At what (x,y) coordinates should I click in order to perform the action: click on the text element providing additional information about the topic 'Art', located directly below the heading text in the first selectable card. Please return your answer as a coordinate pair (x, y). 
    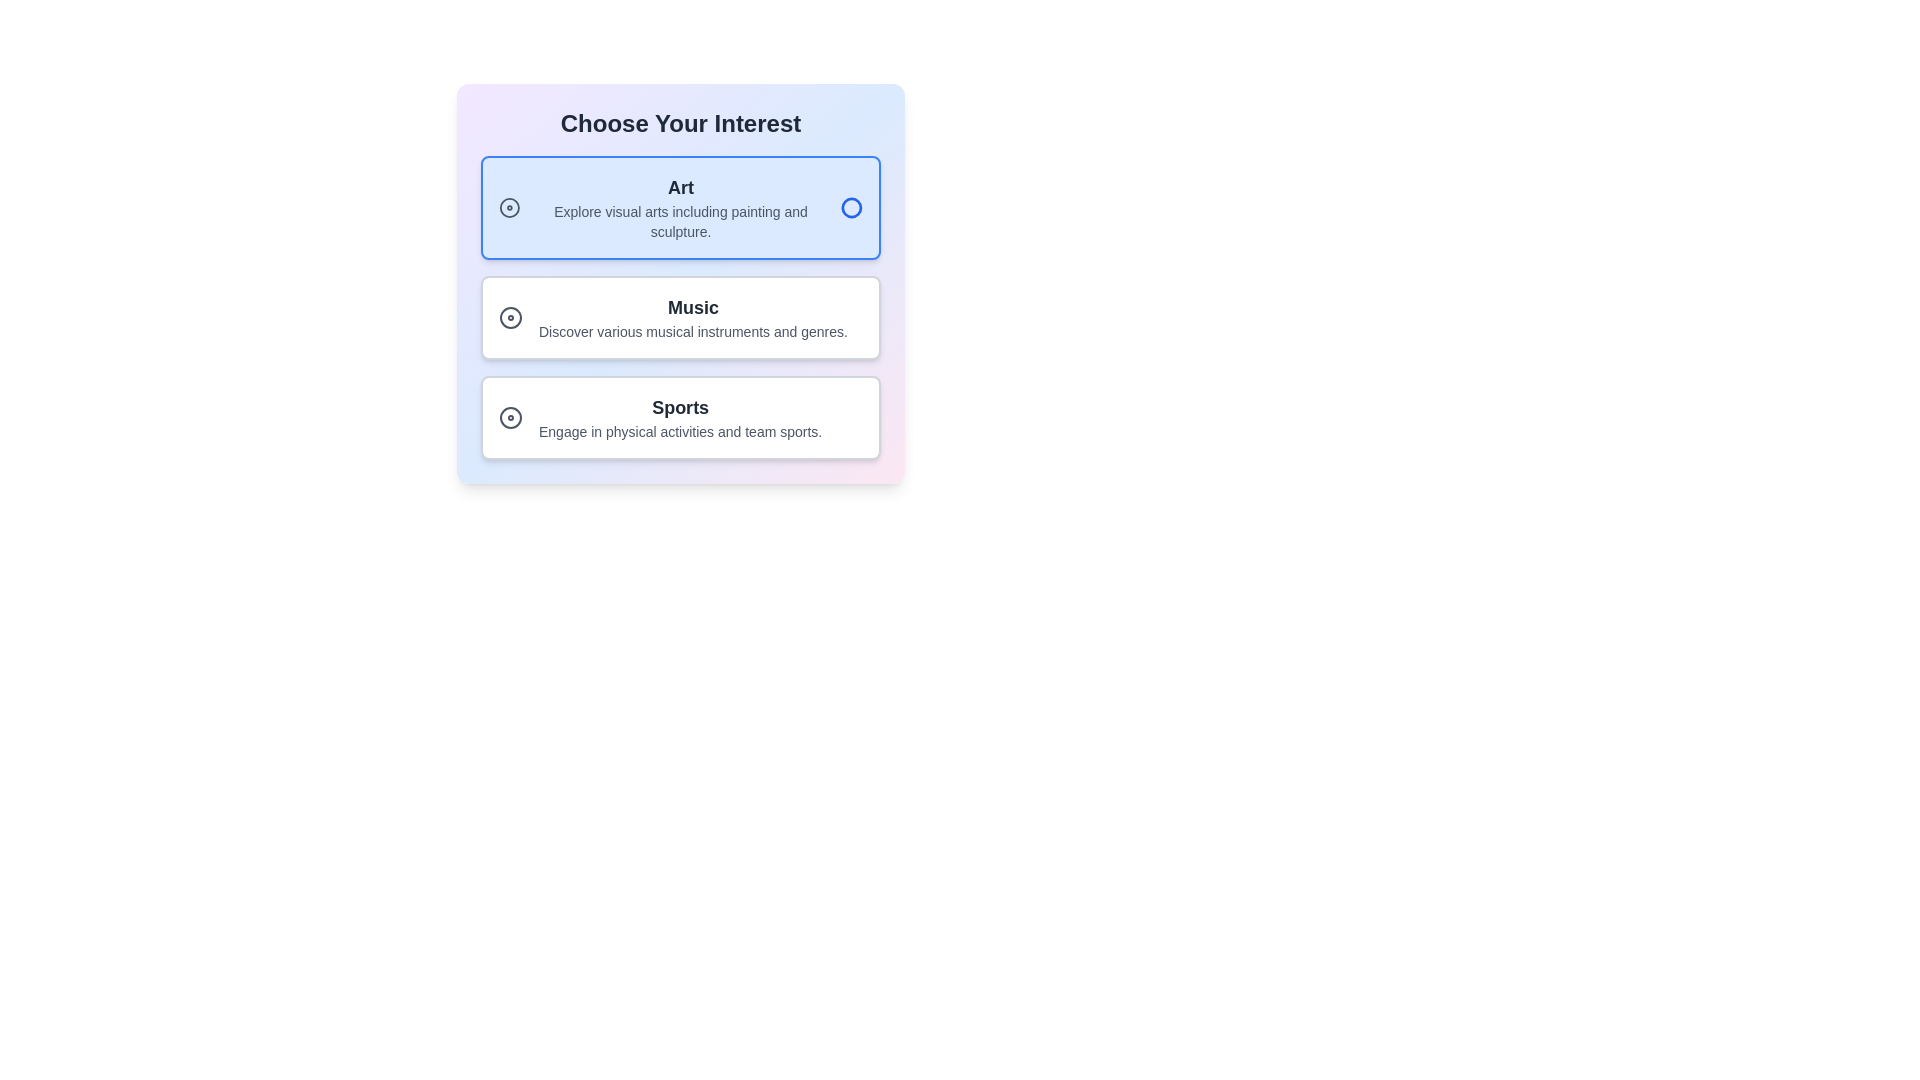
    Looking at the image, I should click on (681, 222).